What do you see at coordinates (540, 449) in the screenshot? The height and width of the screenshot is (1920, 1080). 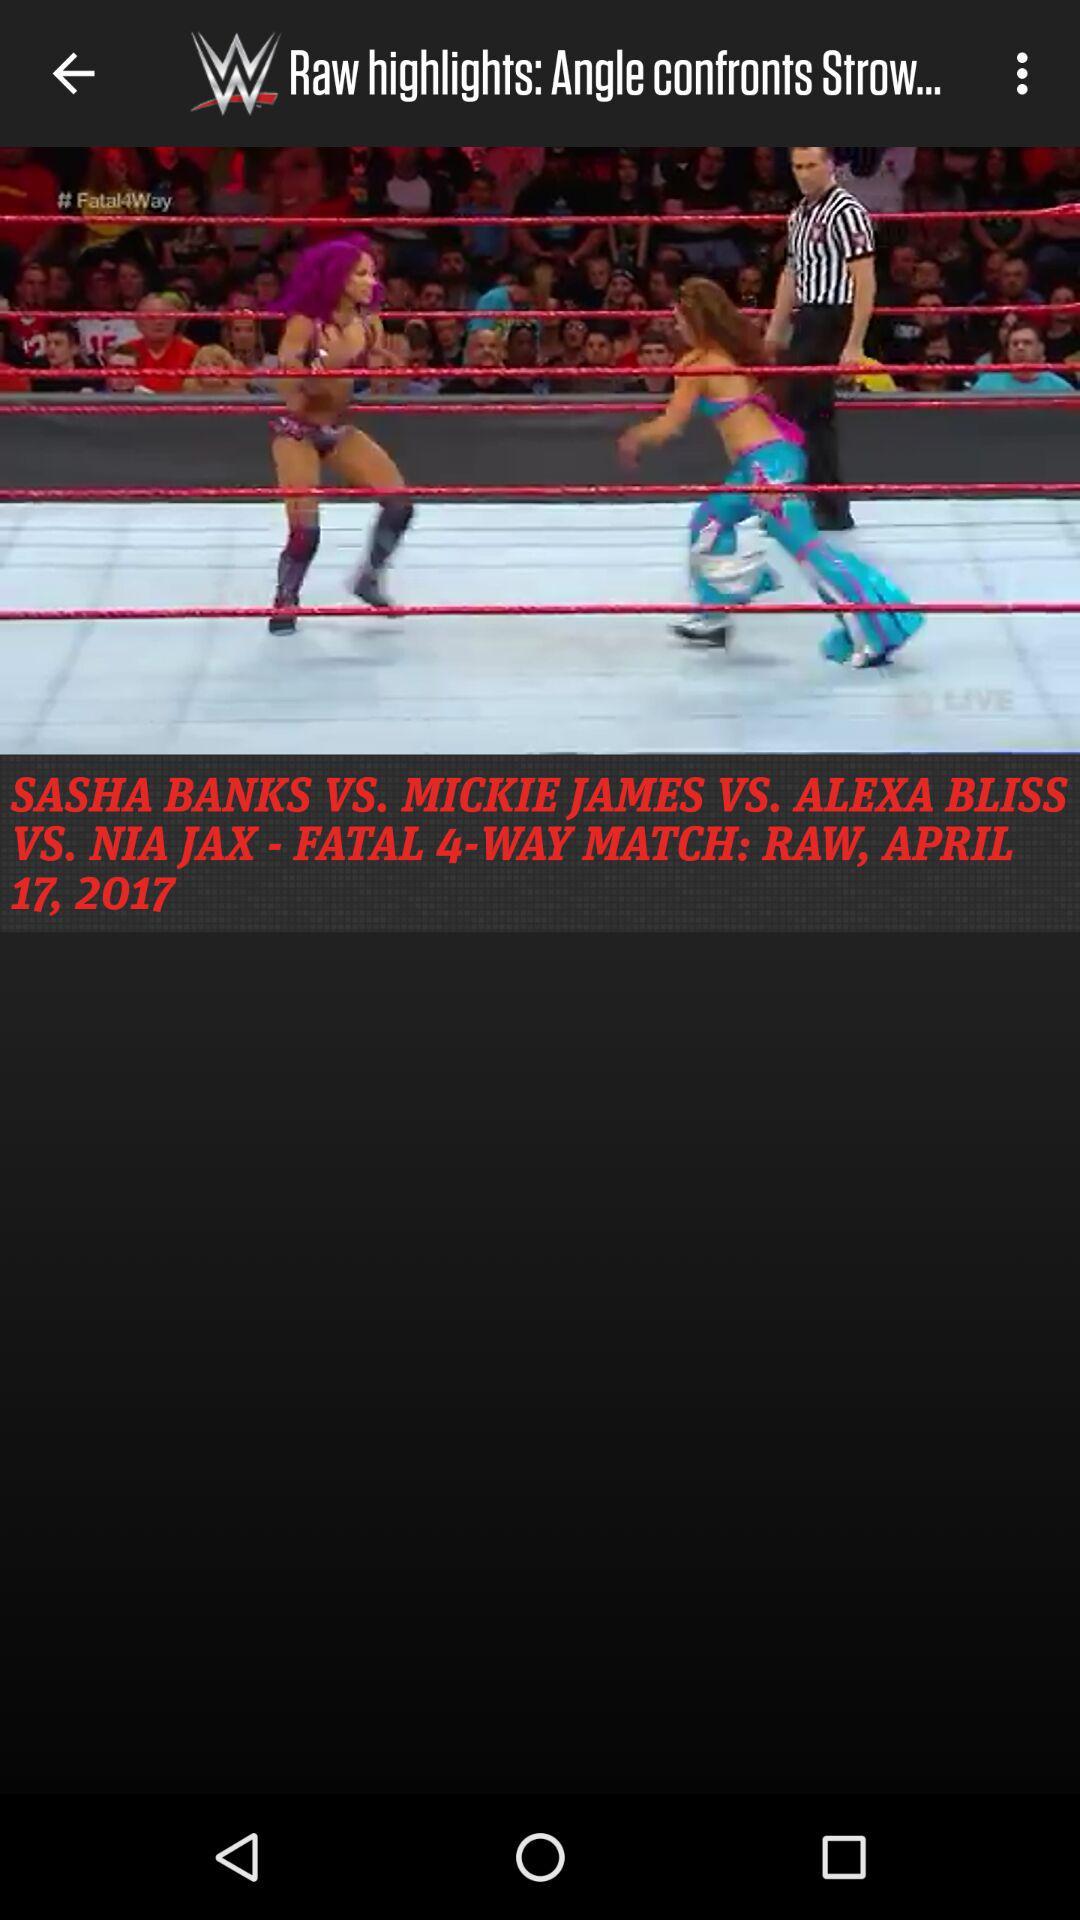 I see `angle confronts strow` at bounding box center [540, 449].